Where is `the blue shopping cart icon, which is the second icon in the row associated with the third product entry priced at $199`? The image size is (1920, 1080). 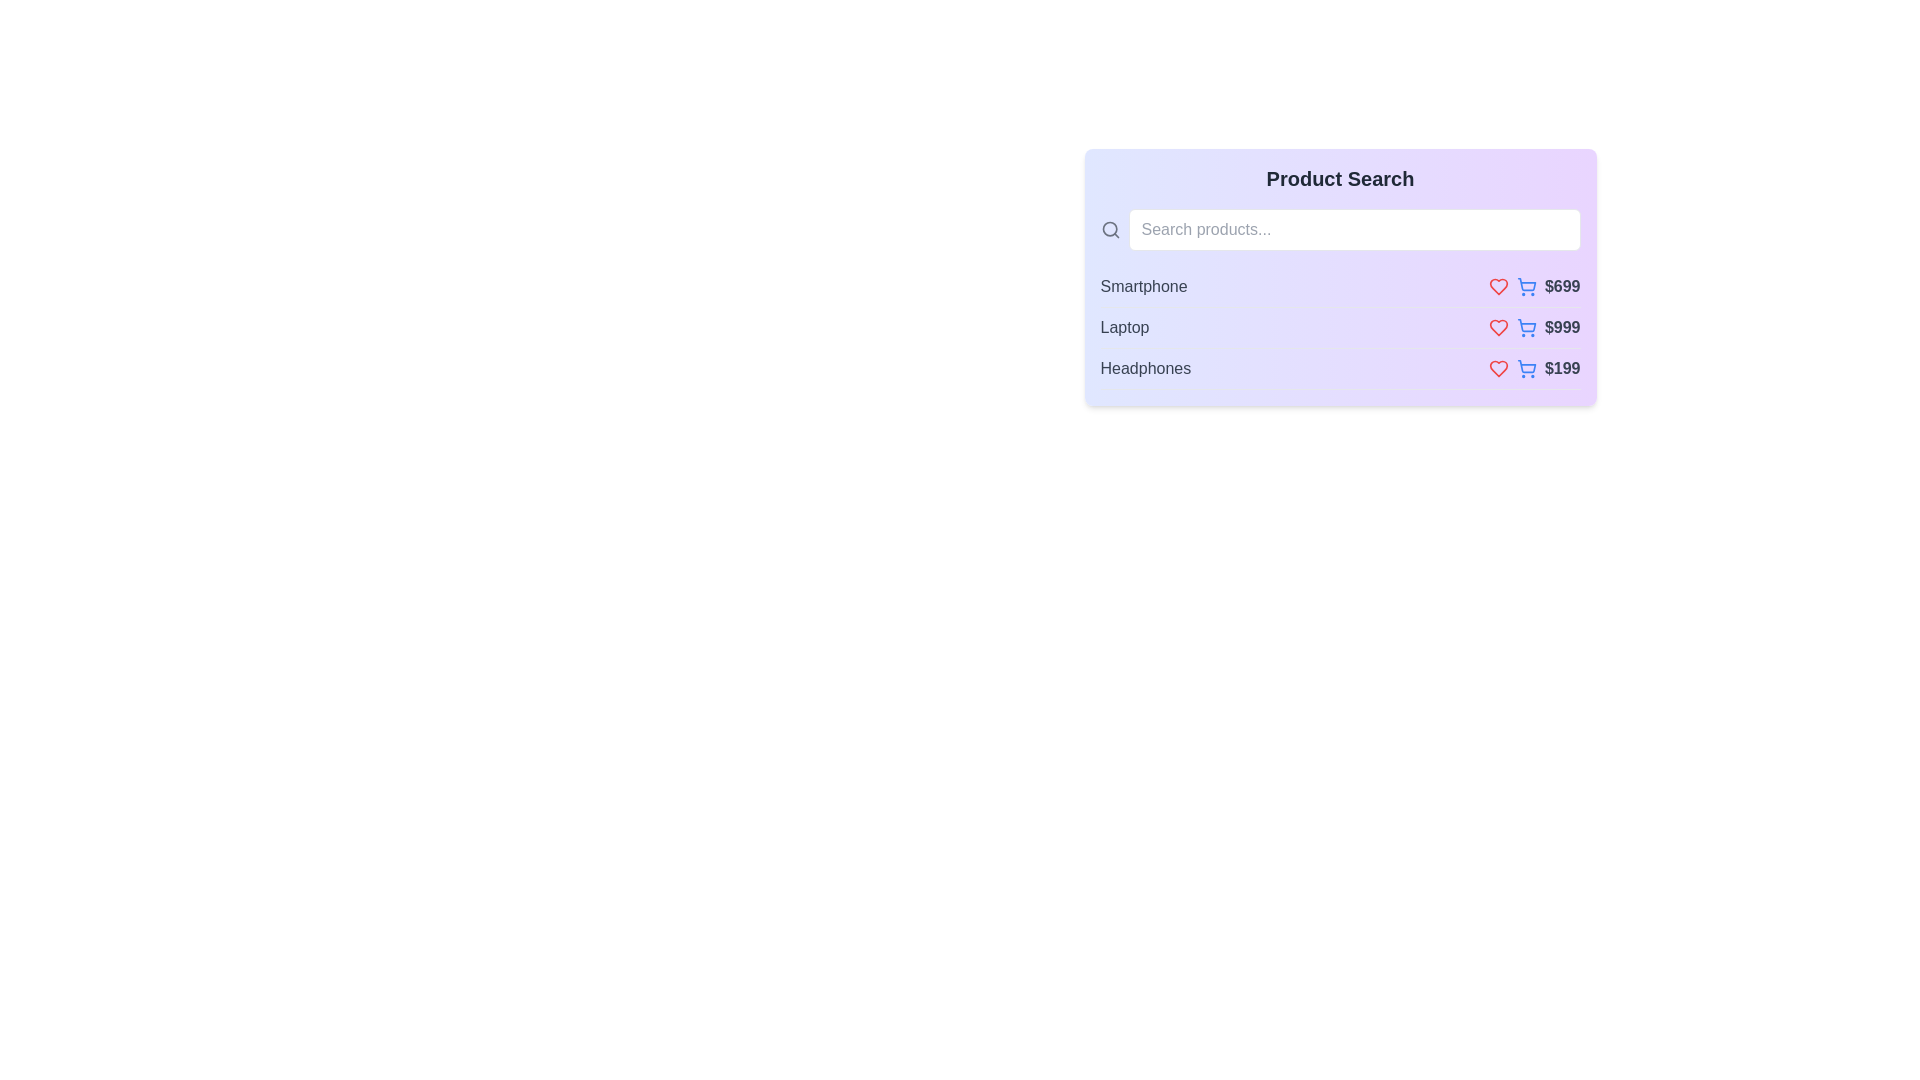
the blue shopping cart icon, which is the second icon in the row associated with the third product entry priced at $199 is located at coordinates (1525, 369).